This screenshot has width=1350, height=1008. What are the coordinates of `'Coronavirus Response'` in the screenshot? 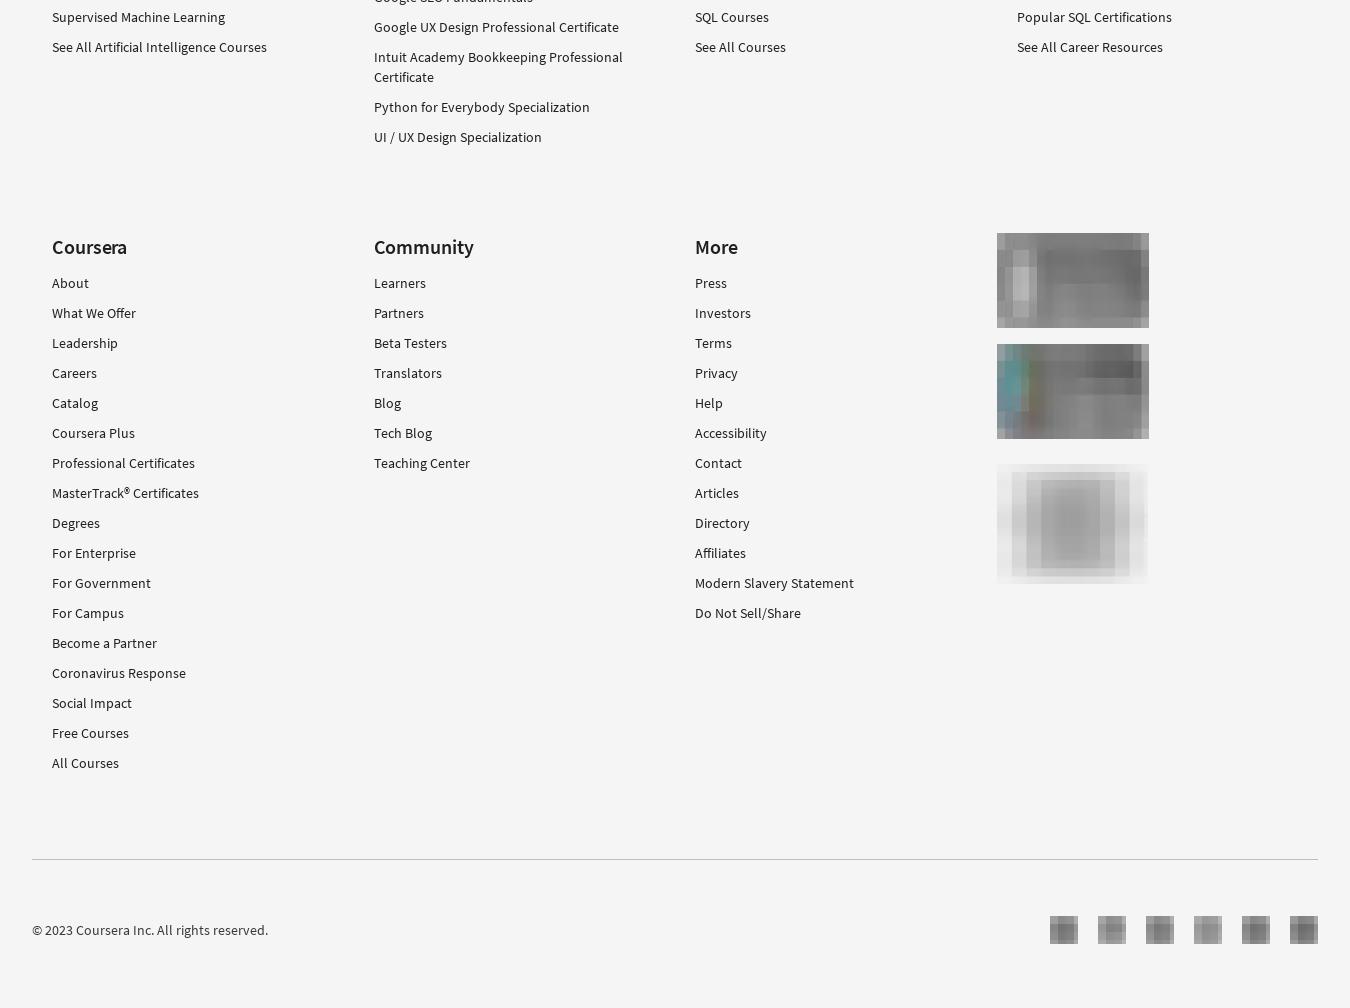 It's located at (118, 672).